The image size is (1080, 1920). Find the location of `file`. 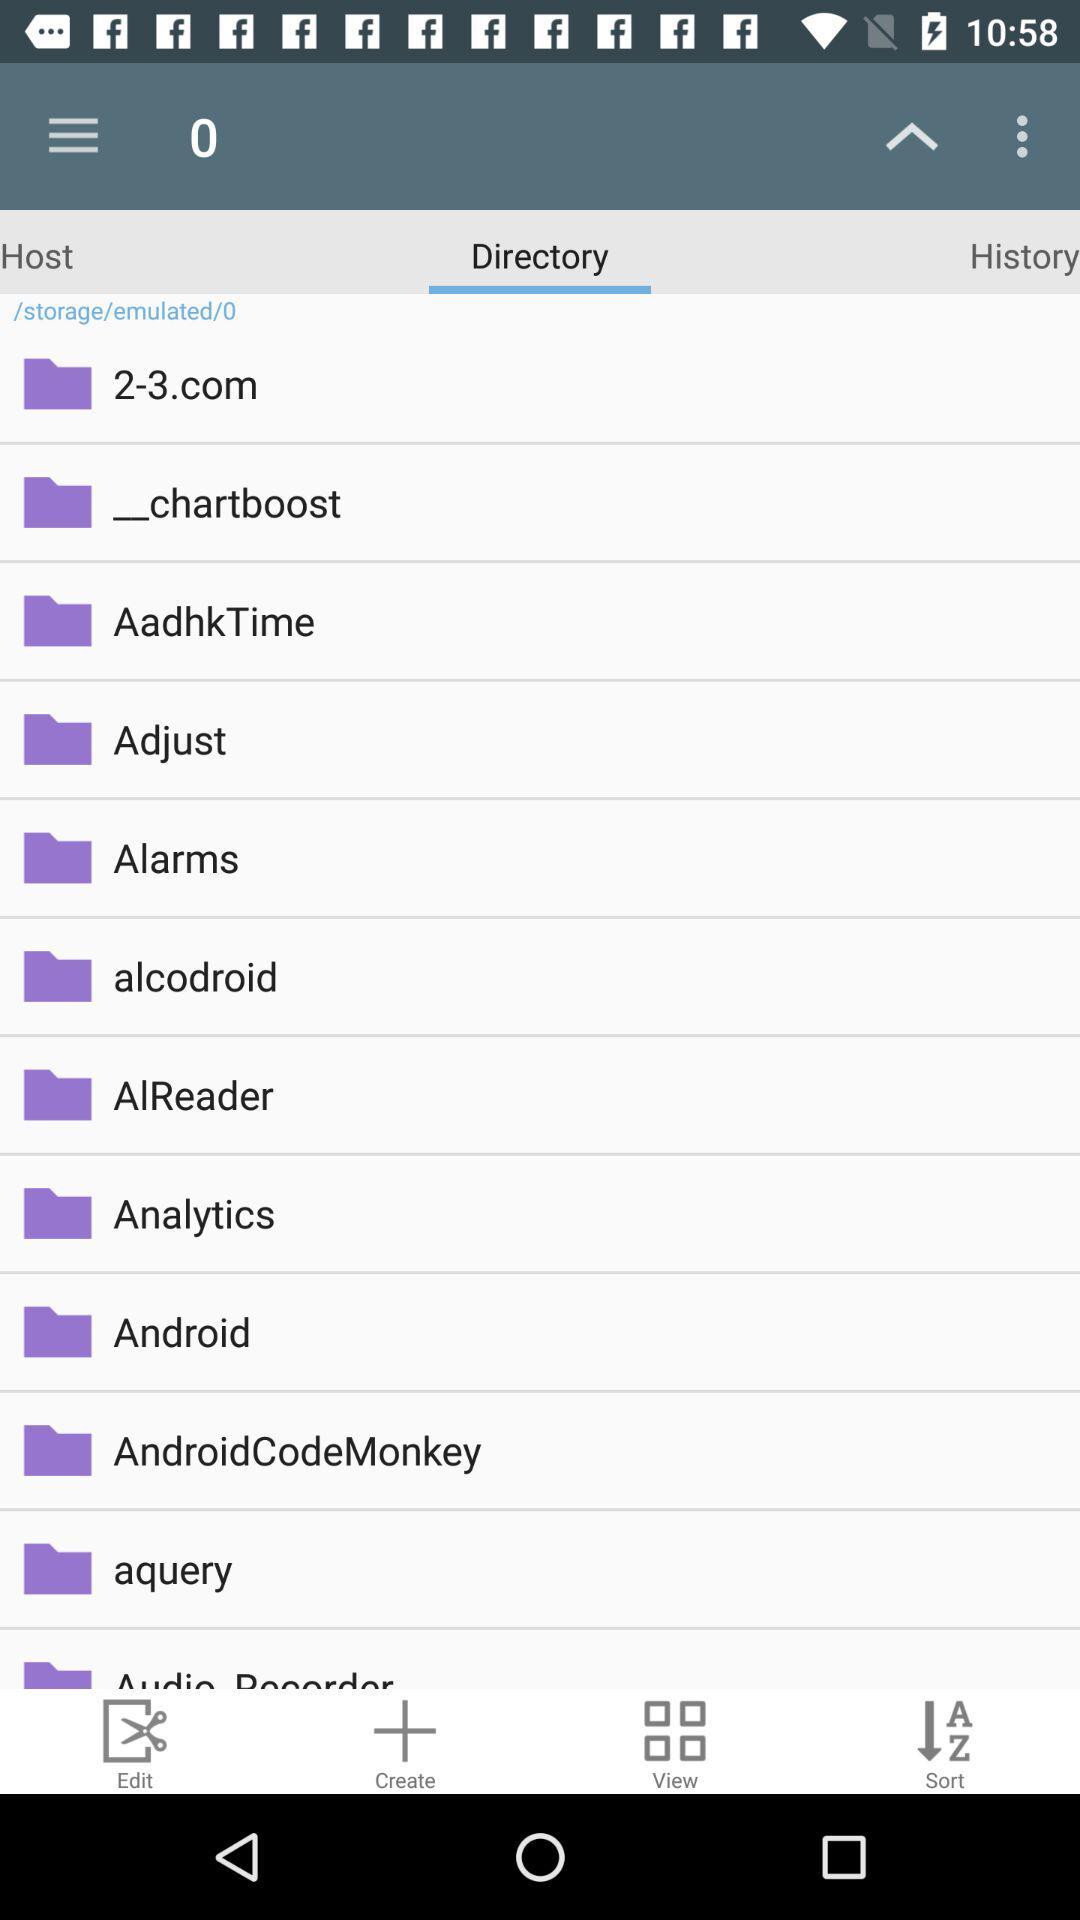

file is located at coordinates (405, 1740).